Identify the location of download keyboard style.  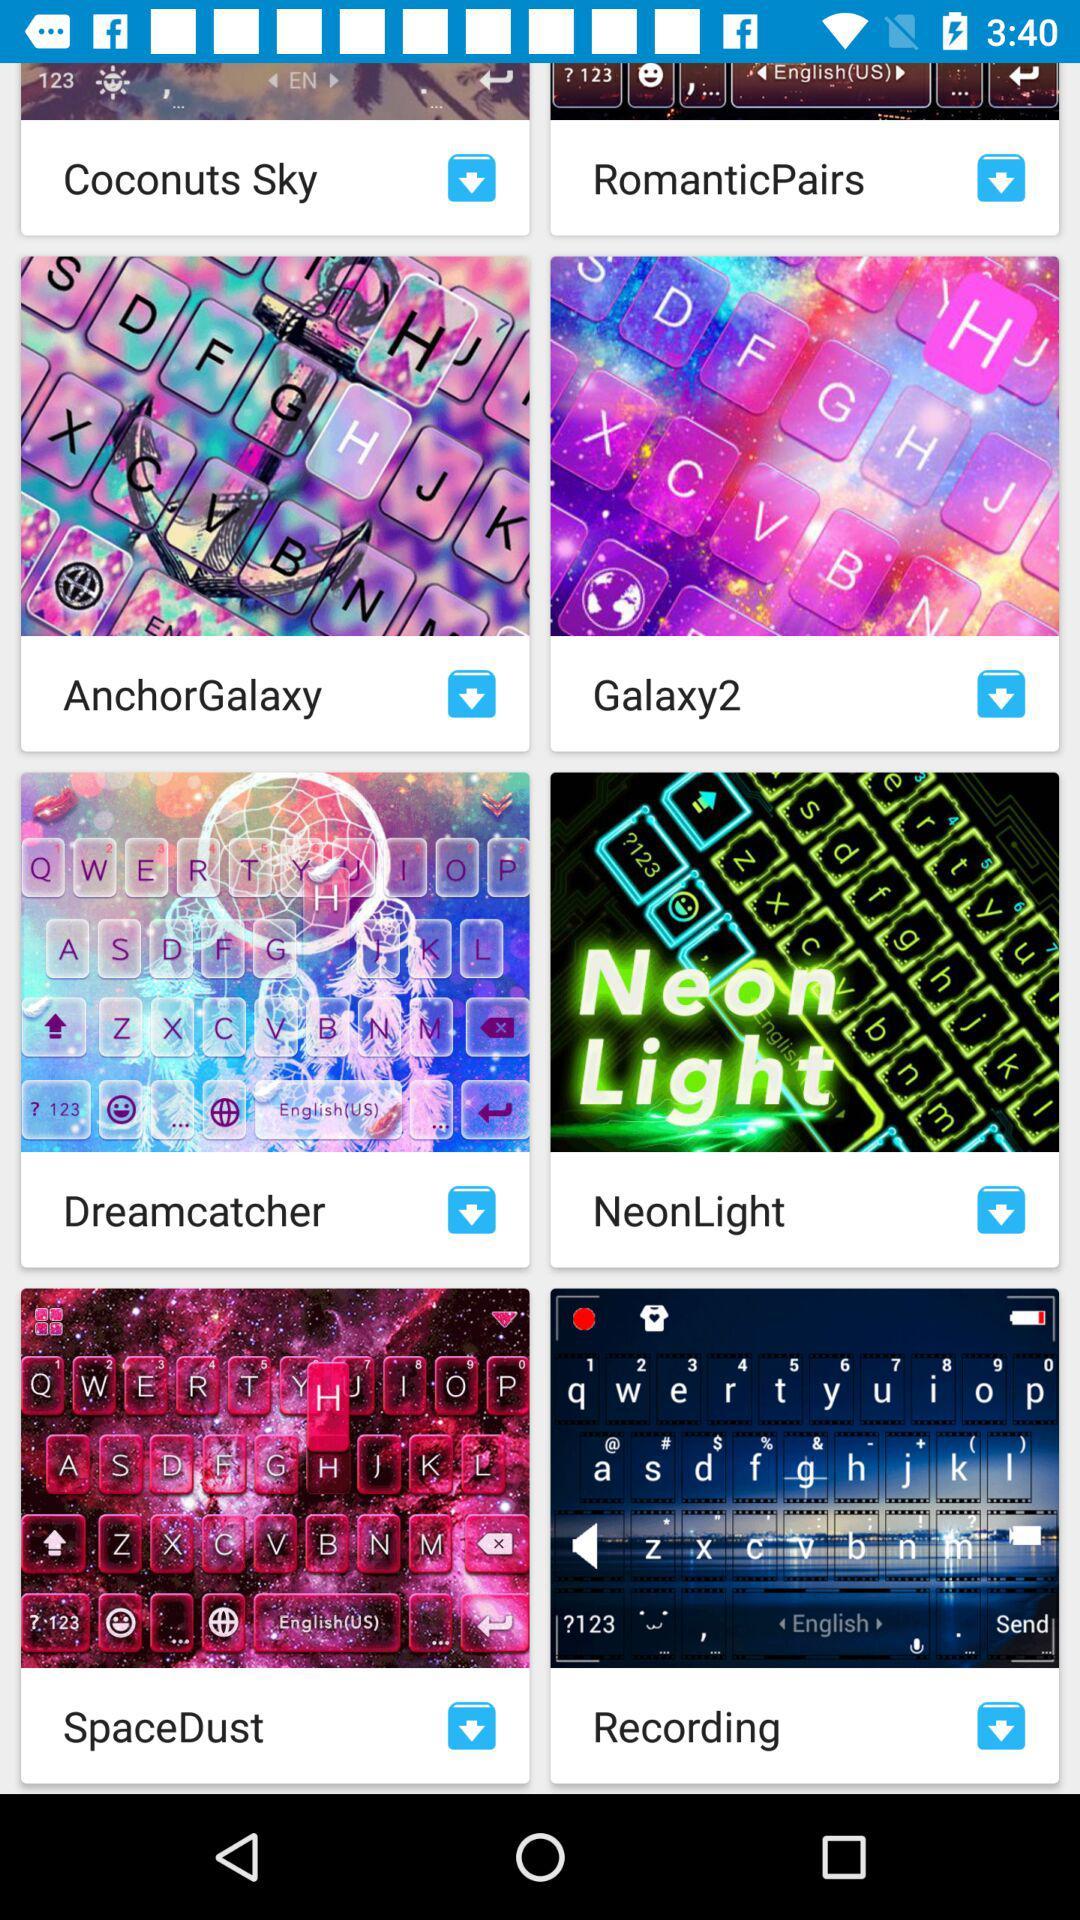
(1001, 177).